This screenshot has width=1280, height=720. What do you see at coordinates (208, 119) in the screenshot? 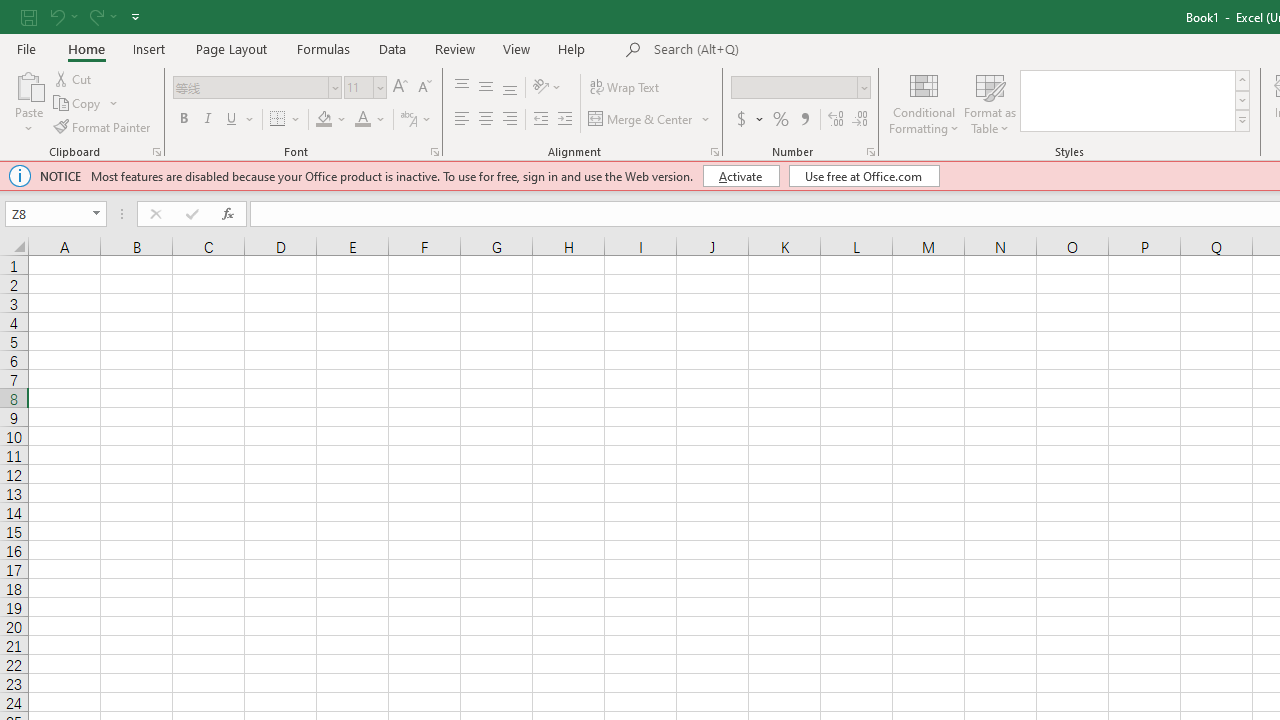
I see `'Italic'` at bounding box center [208, 119].